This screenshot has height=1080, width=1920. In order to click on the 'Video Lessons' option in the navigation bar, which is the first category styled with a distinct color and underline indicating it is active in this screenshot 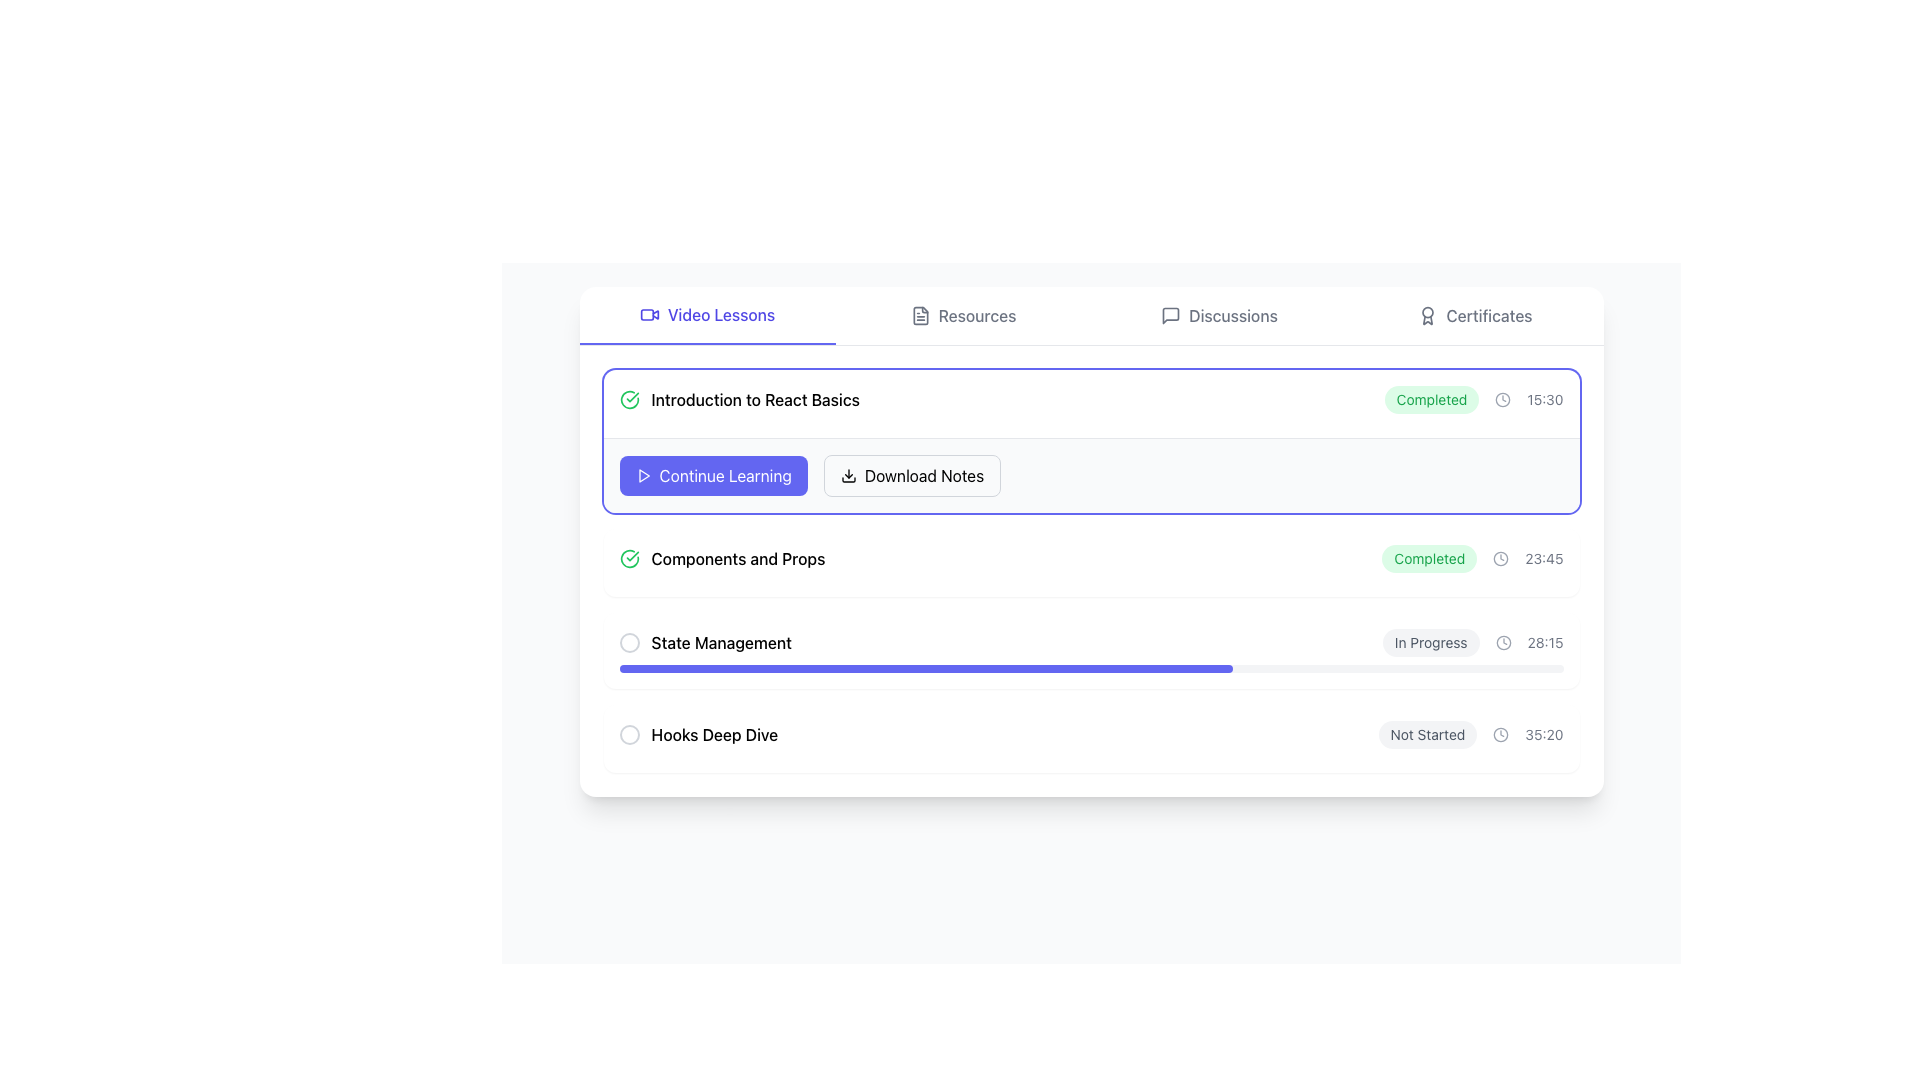, I will do `click(1090, 315)`.